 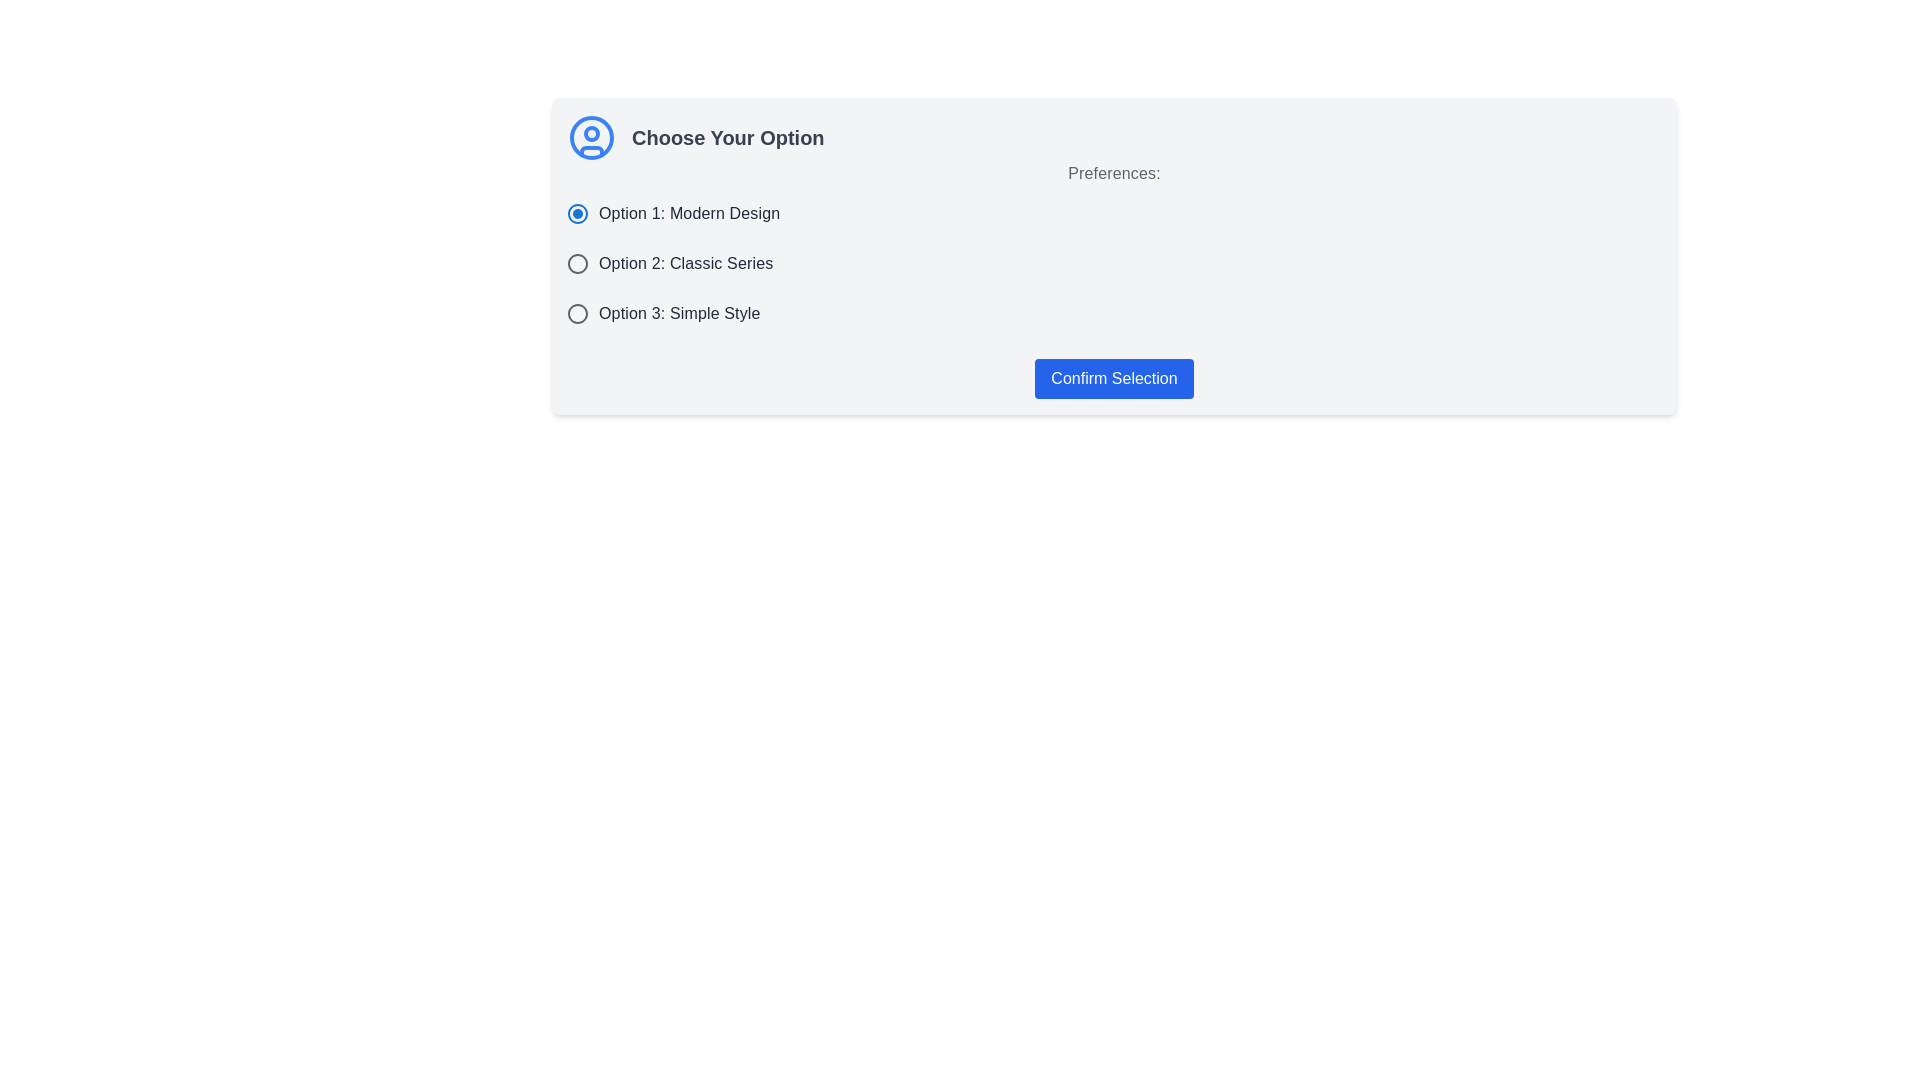 I want to click on the radio button indicator for 'Option 2: Classic Series', so click(x=576, y=262).